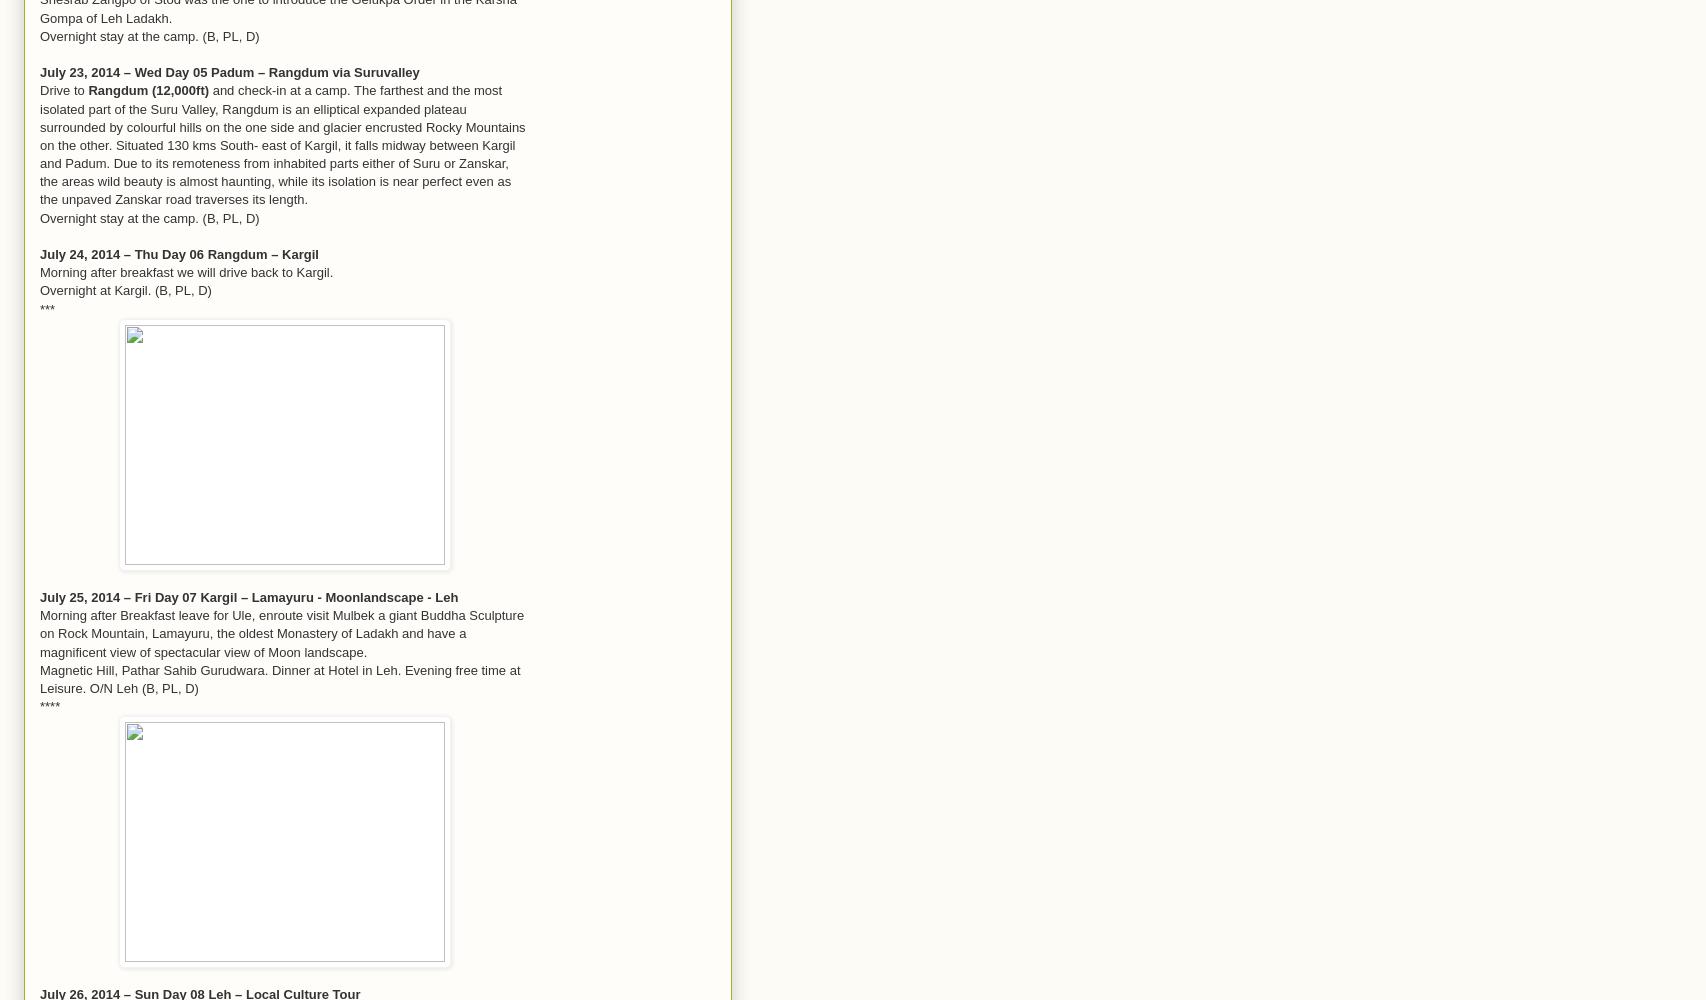  I want to click on 'Magnetic Hill, Pathar Sahib Gurudwara. Dinner at Hotel in Leh. Evening free time at Leisure. O/N Leh (B, PL, D)', so click(39, 678).